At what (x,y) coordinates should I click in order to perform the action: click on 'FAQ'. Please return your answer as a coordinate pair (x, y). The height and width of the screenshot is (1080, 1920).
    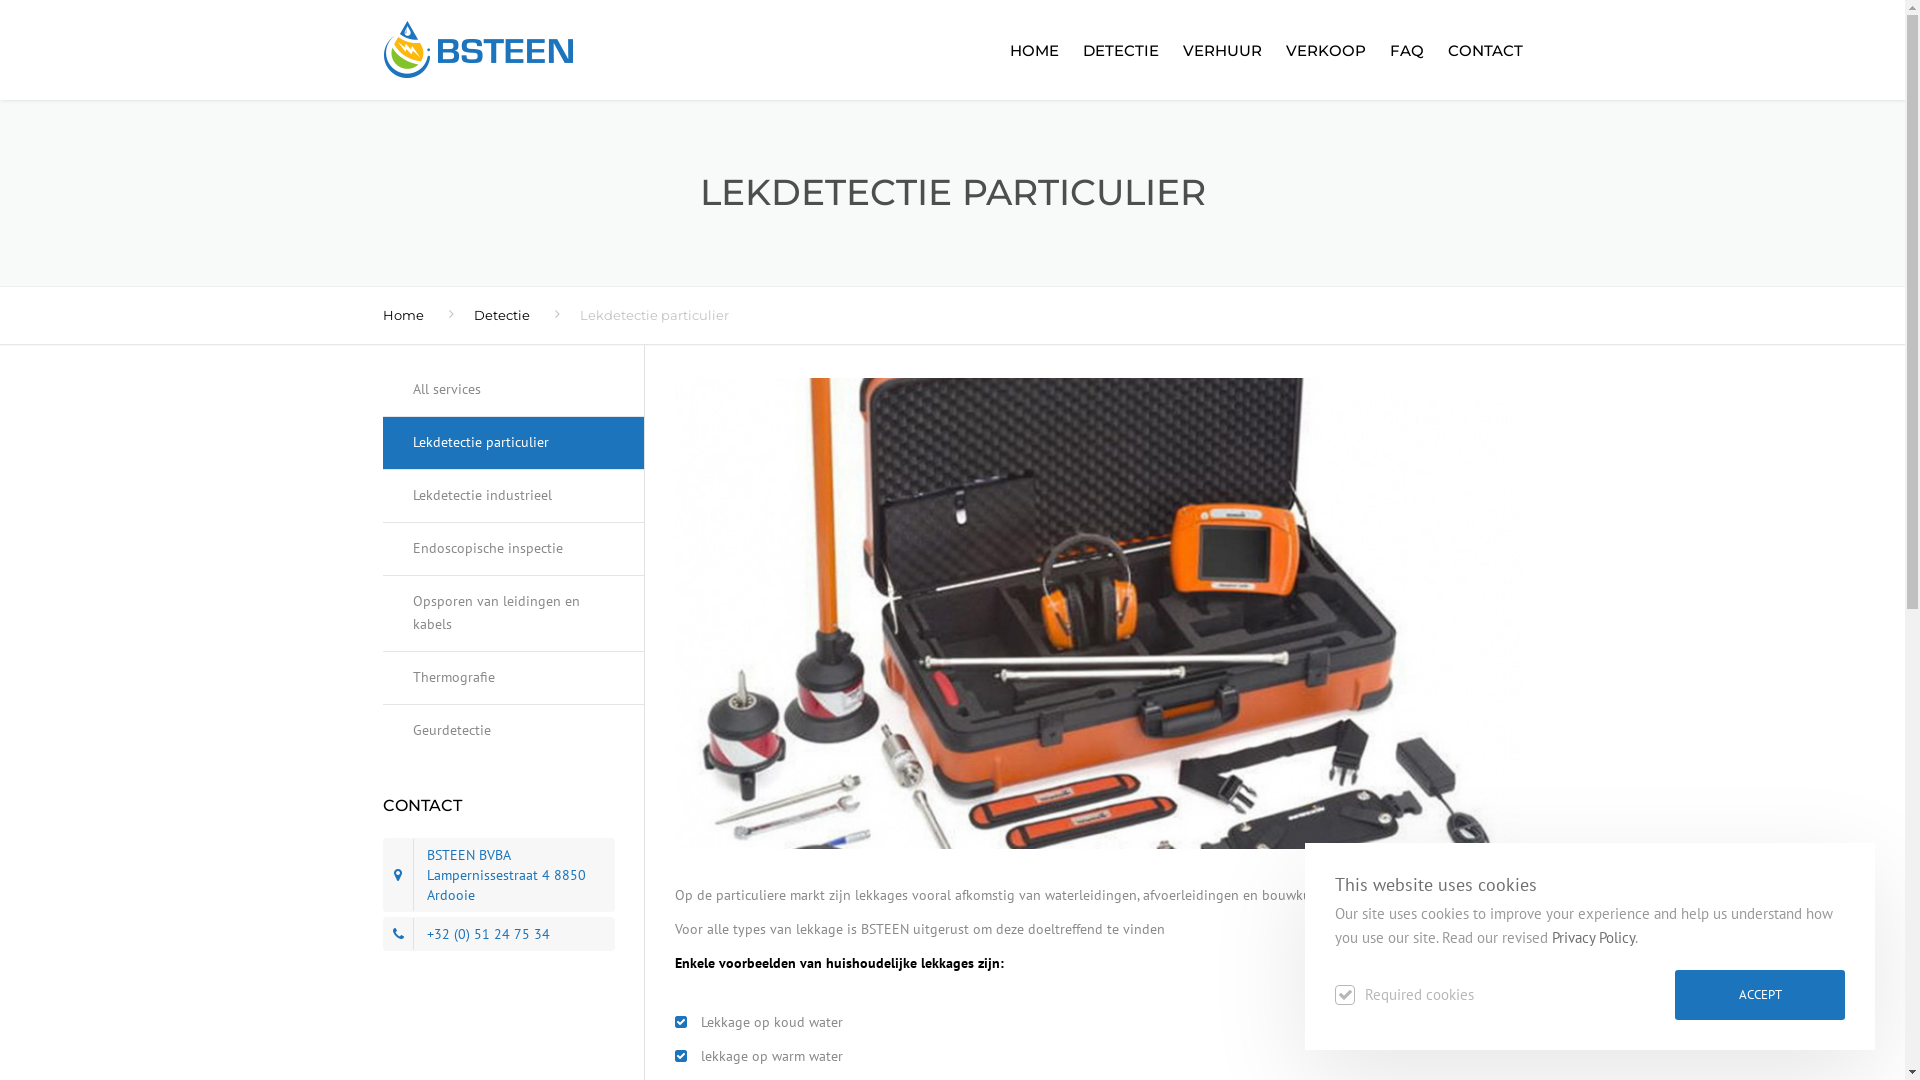
    Looking at the image, I should click on (1379, 49).